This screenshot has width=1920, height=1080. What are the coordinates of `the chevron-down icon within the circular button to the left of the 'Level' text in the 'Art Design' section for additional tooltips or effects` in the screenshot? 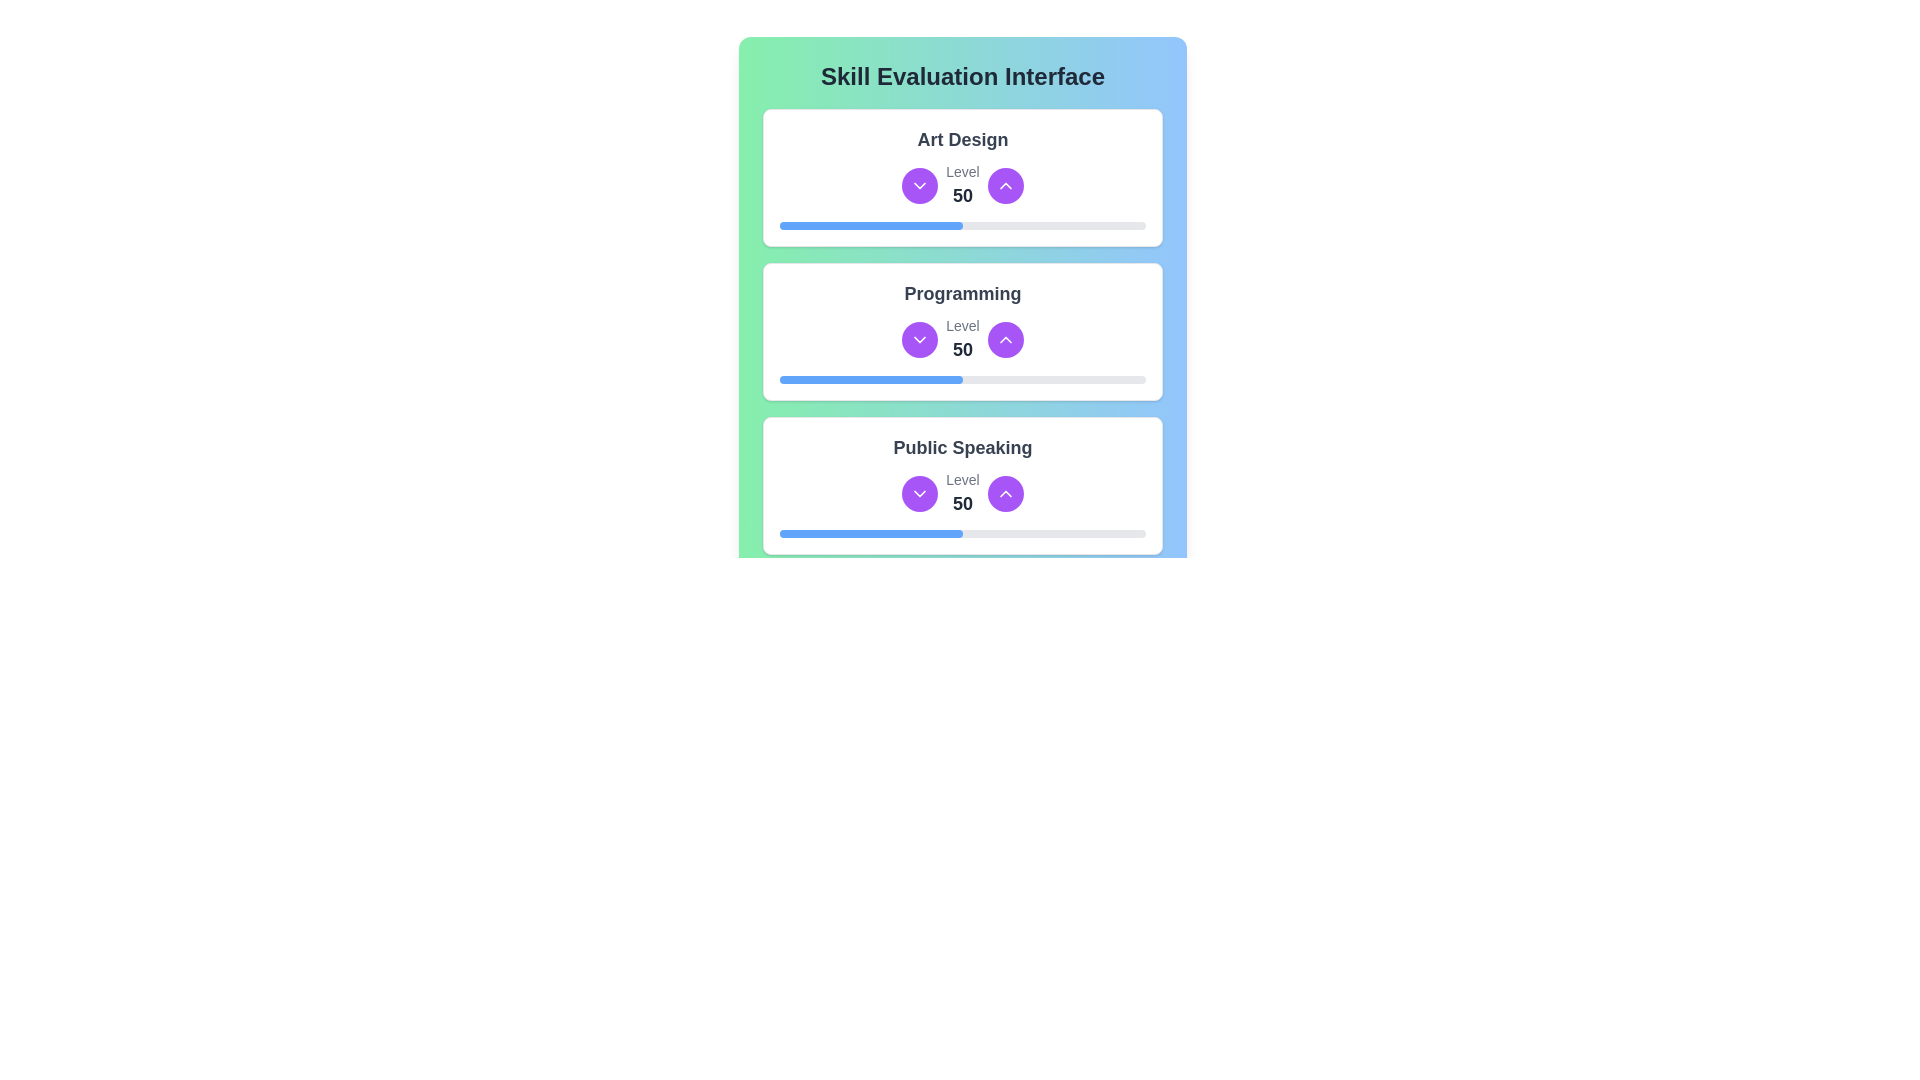 It's located at (919, 493).